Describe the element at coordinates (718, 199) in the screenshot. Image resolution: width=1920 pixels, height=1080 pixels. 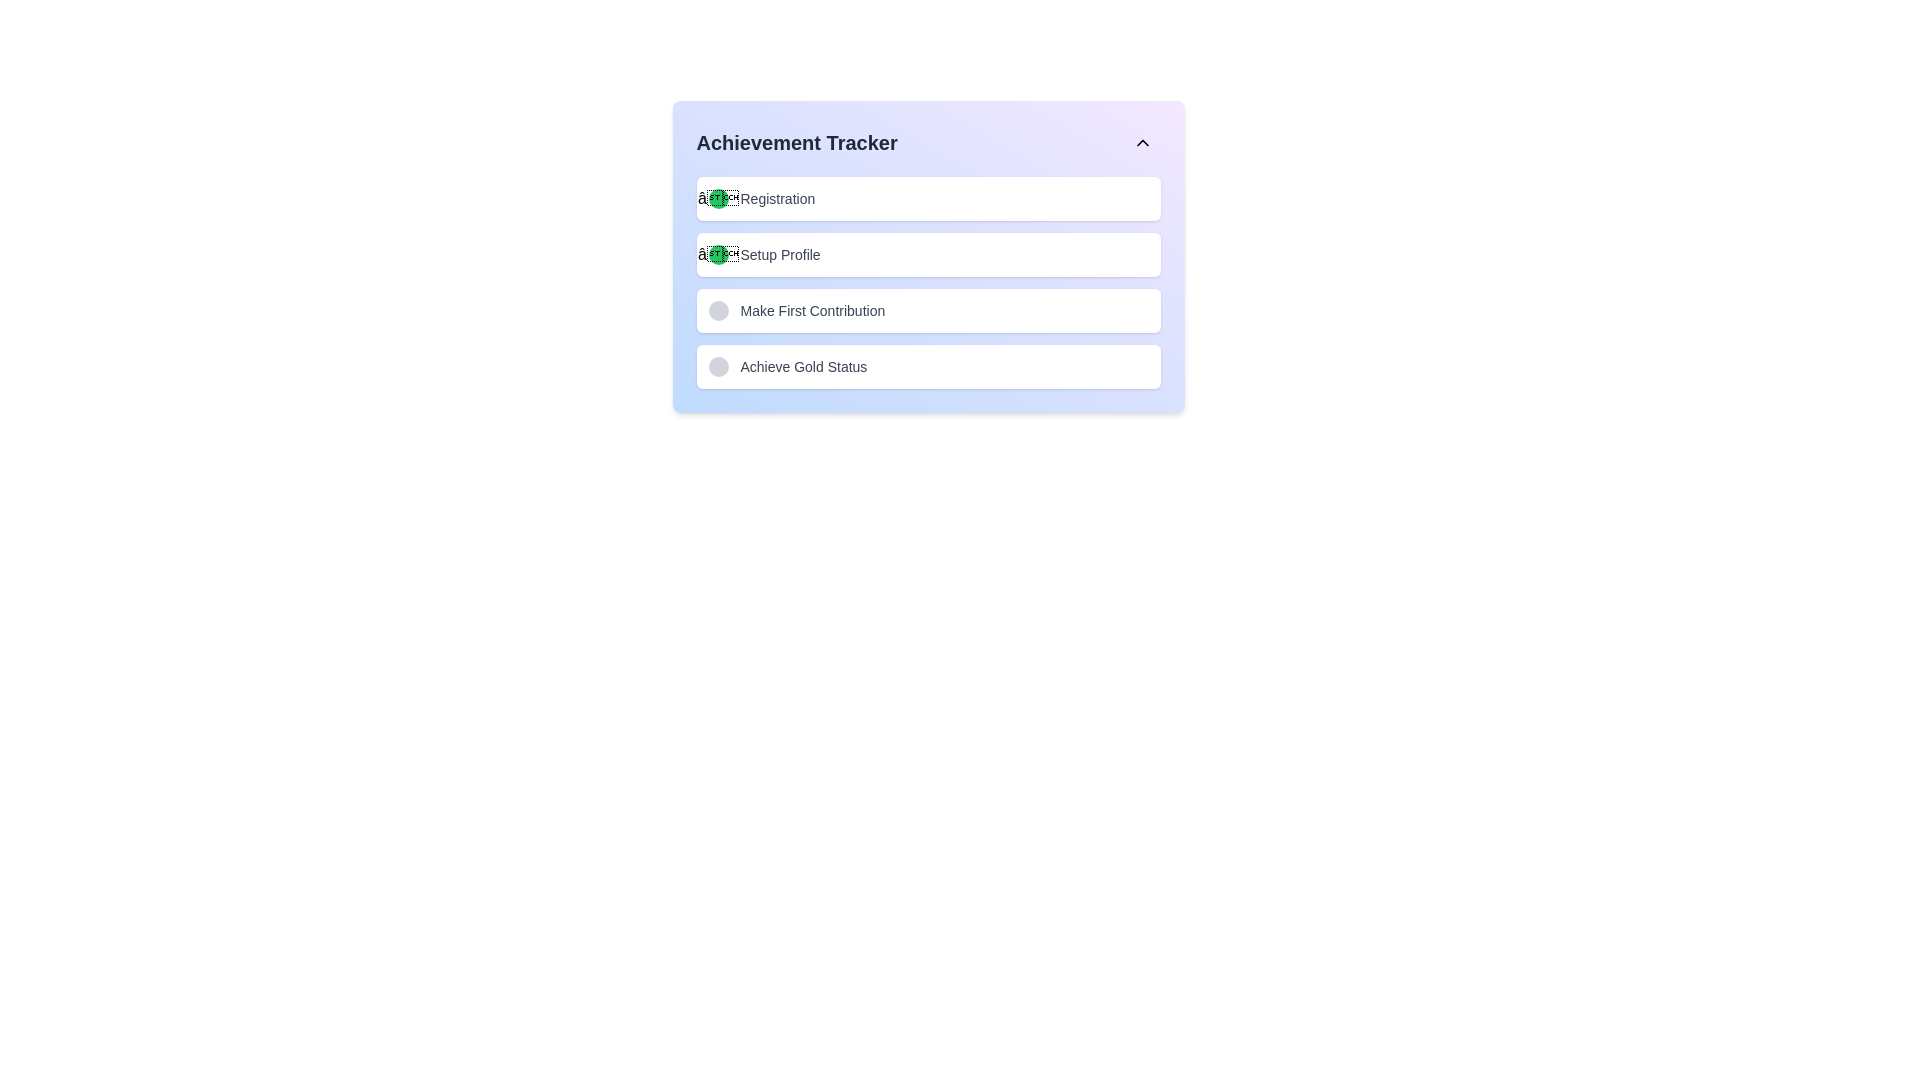
I see `the small circular icon with a green background and a white checkmark located to the left of the 'Registration' label in the Achievement Tracker panel` at that location.